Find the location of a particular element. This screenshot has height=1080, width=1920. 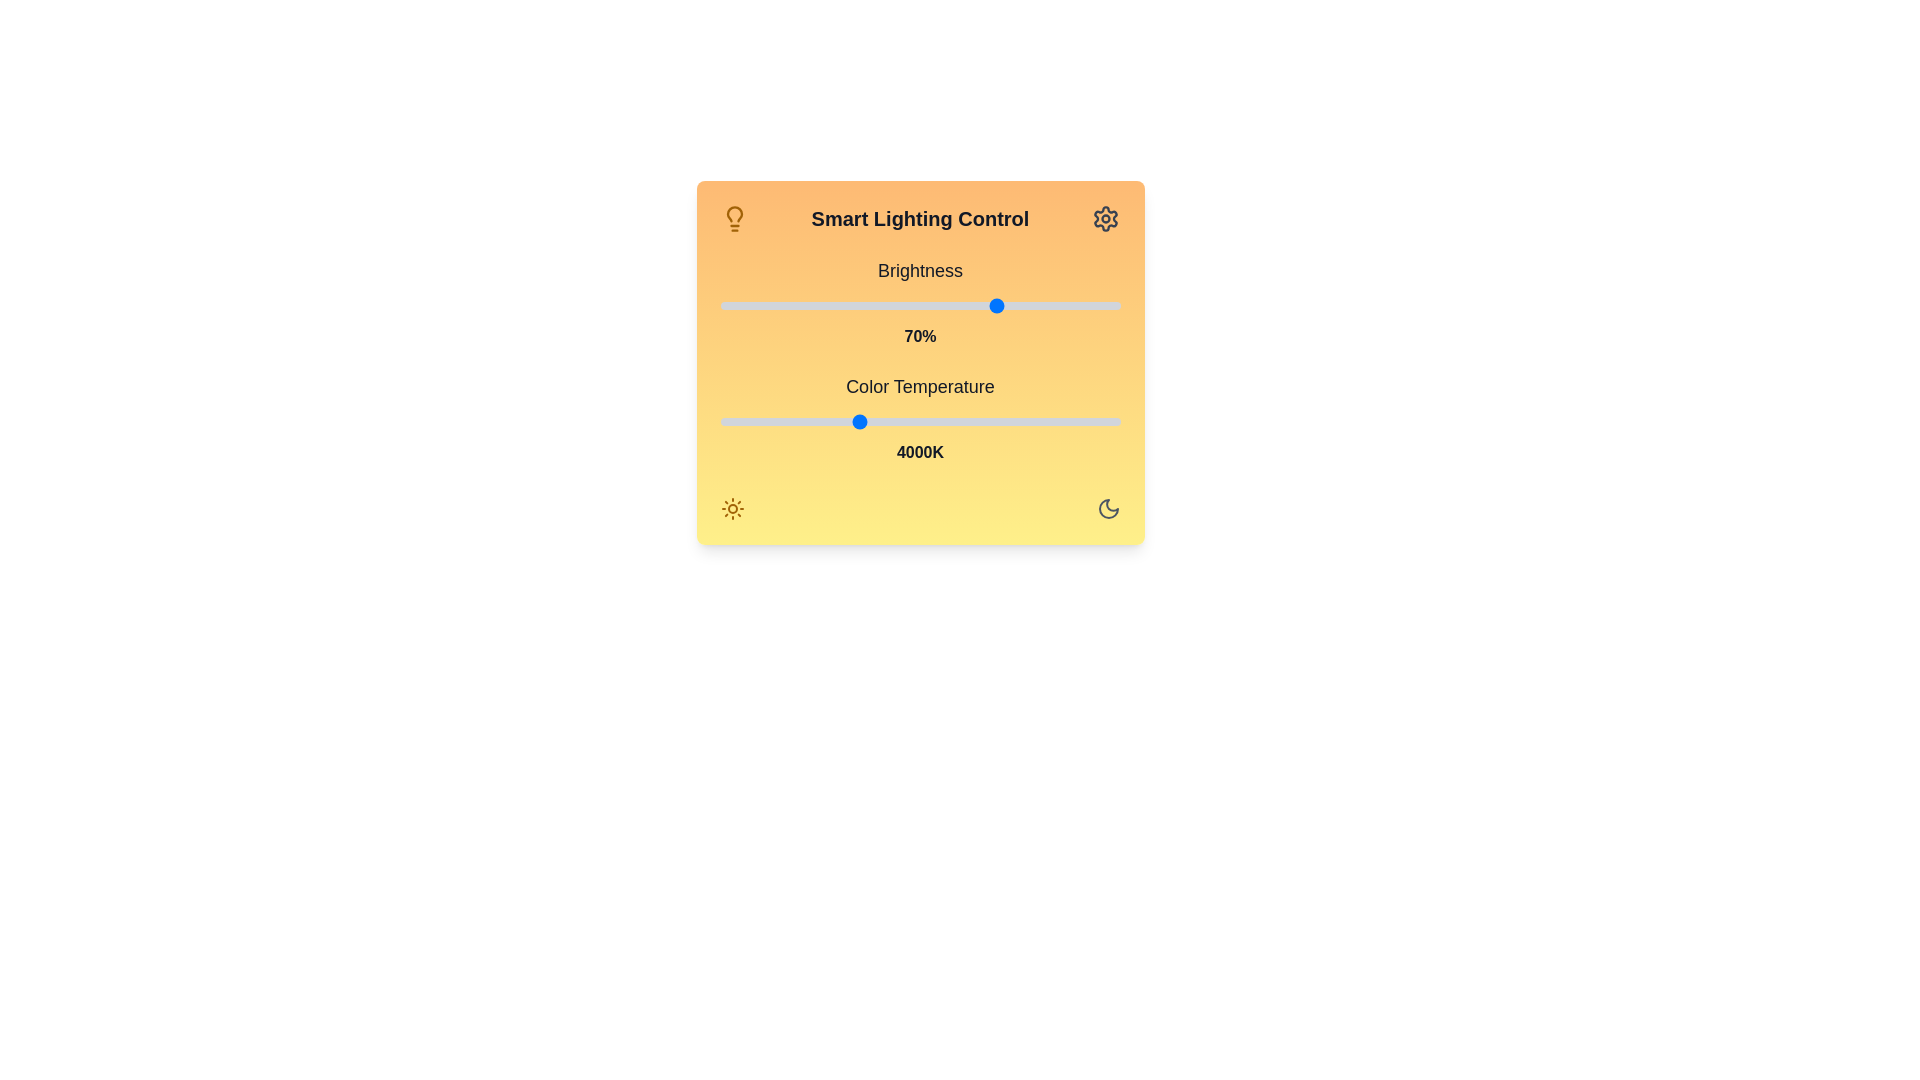

the color temperature slider to set the color temperature to 4139 Kelvin is located at coordinates (872, 420).